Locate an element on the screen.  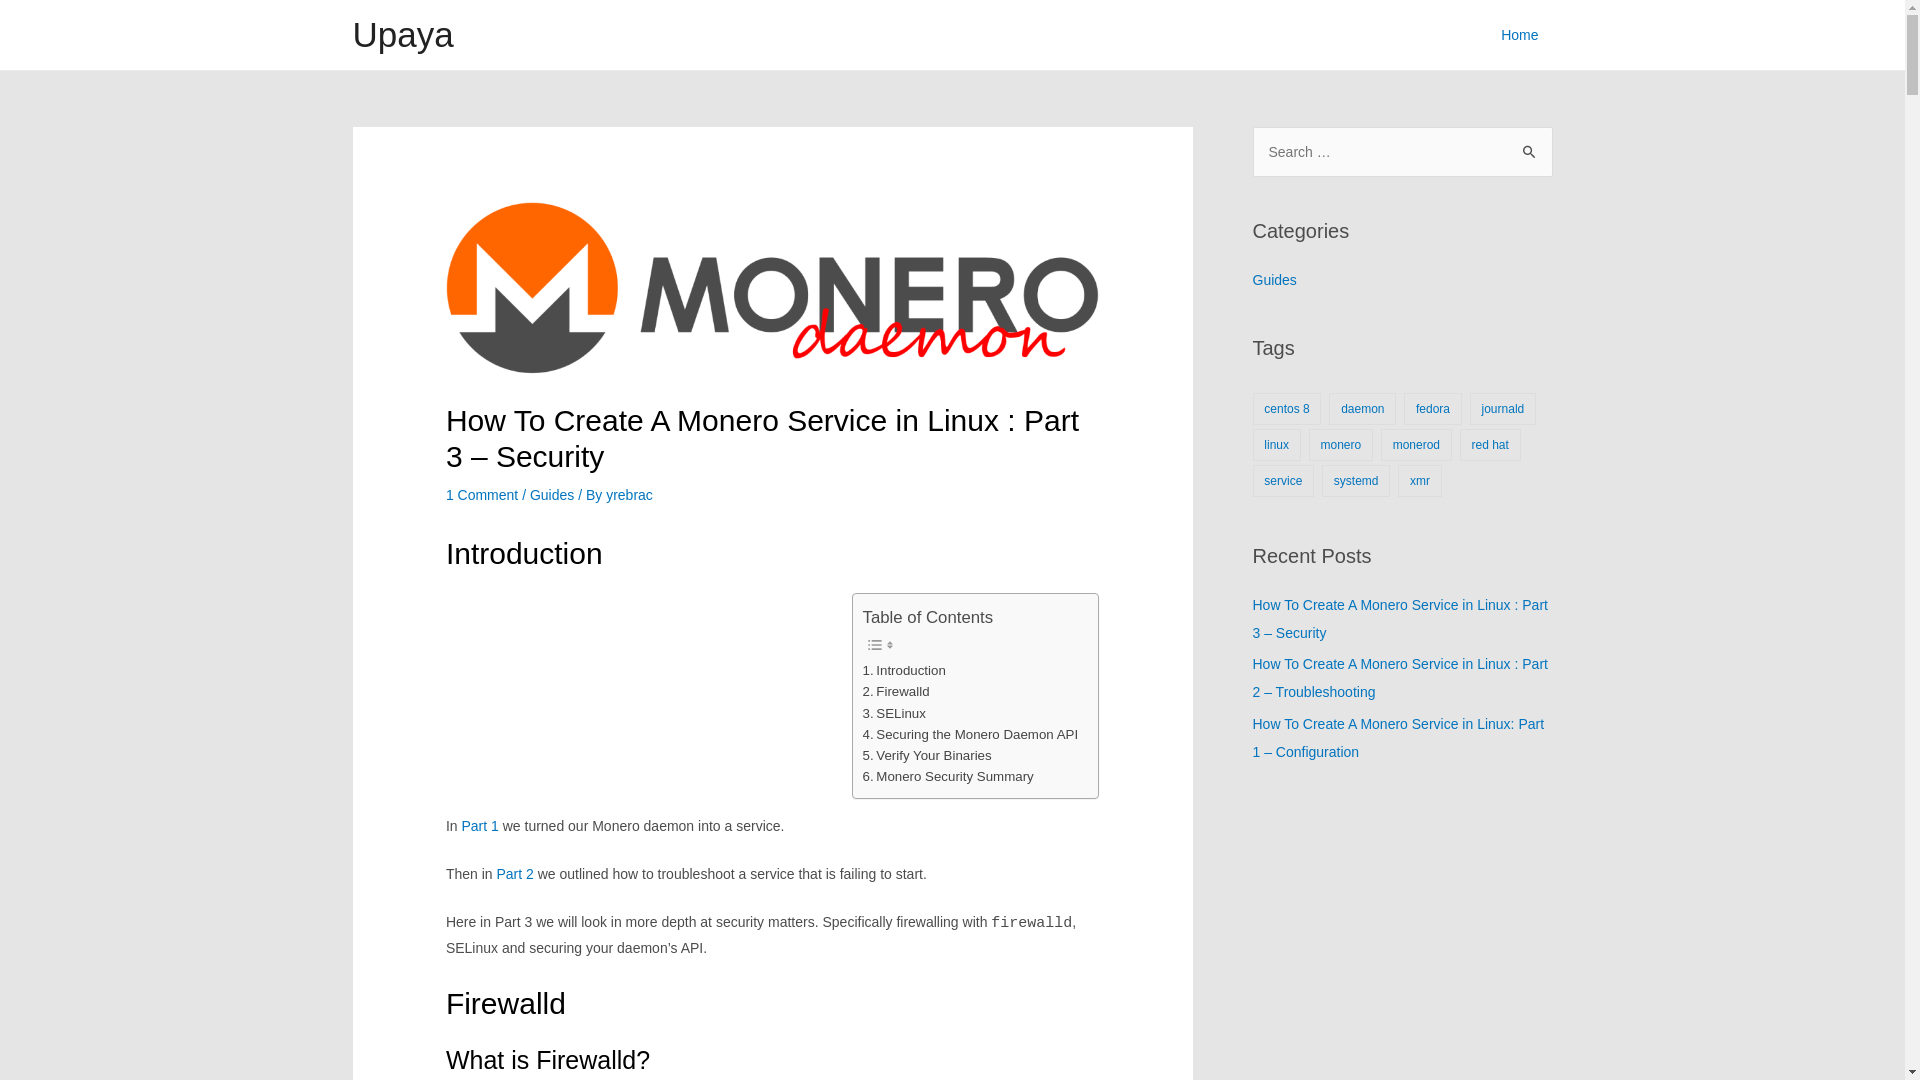
'centos 8' is located at coordinates (1286, 407).